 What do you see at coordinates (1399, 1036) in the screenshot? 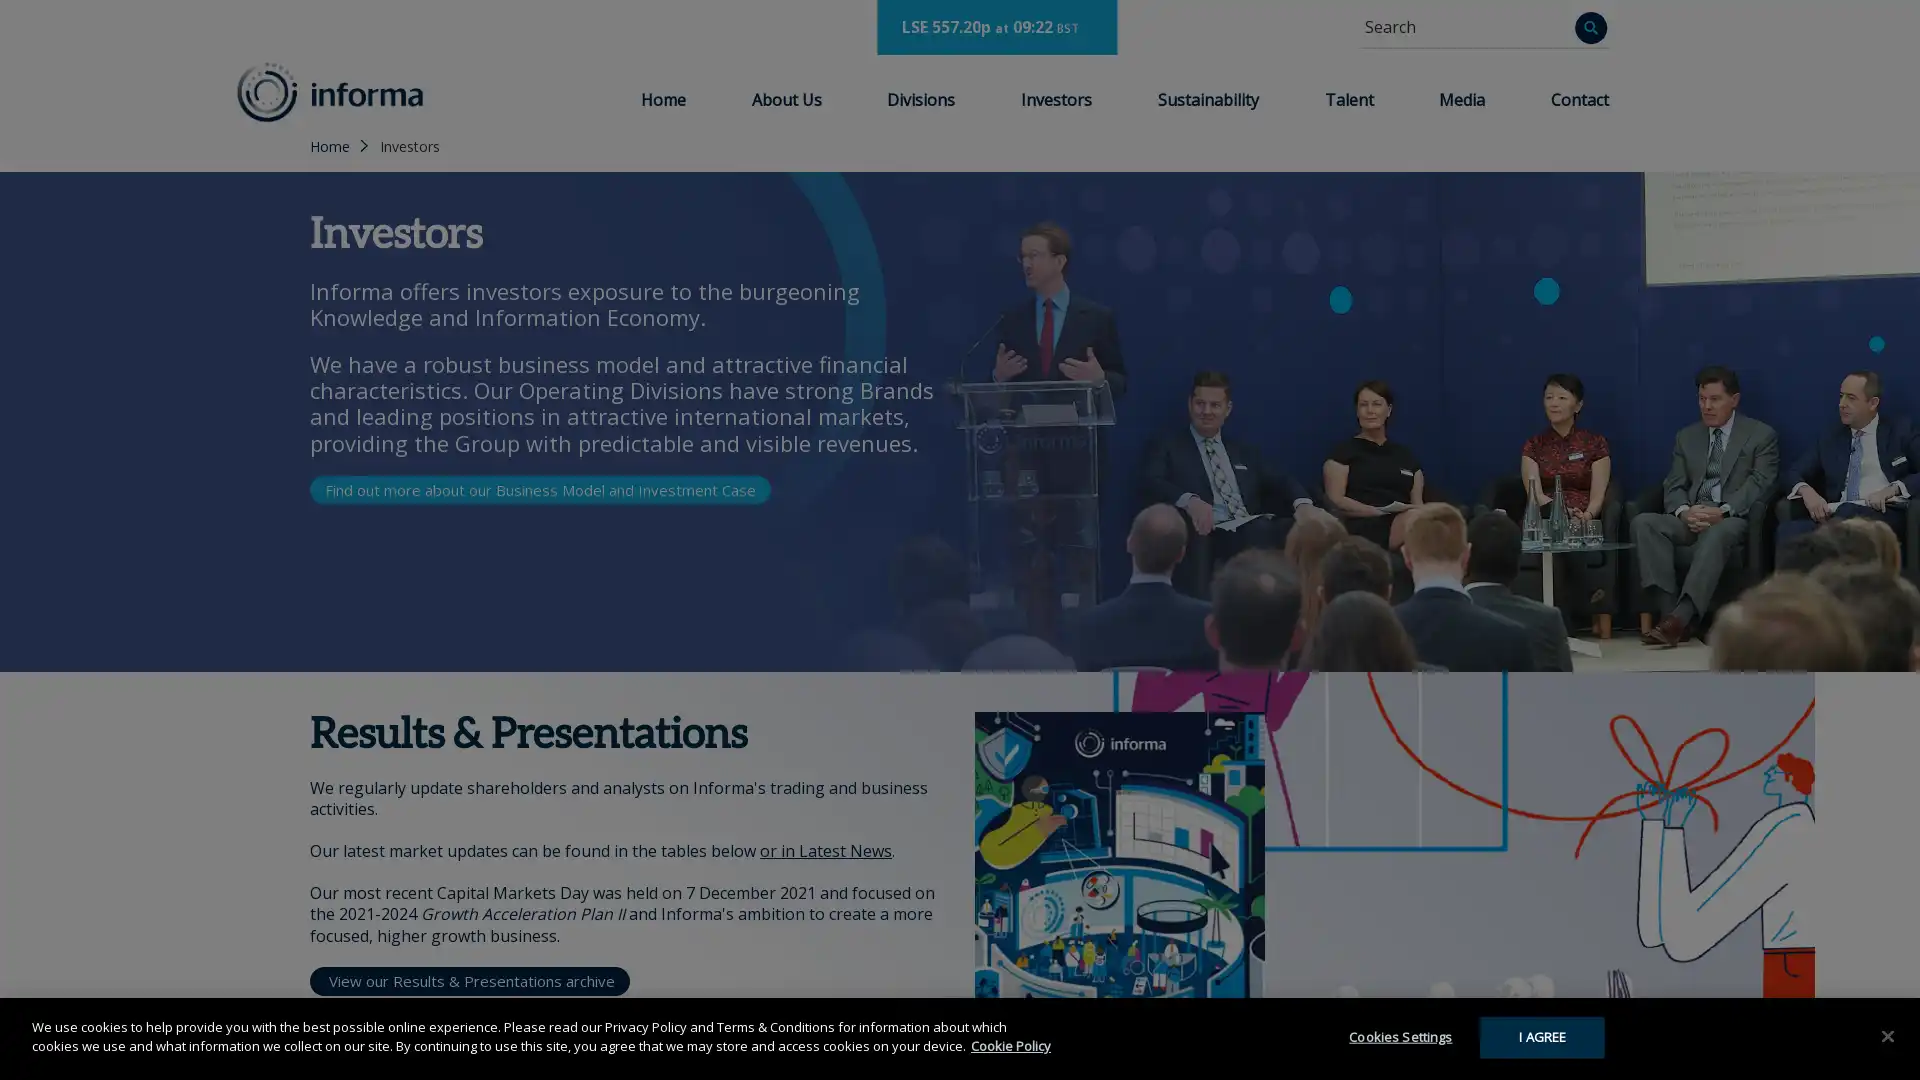
I see `Cookies Settings` at bounding box center [1399, 1036].